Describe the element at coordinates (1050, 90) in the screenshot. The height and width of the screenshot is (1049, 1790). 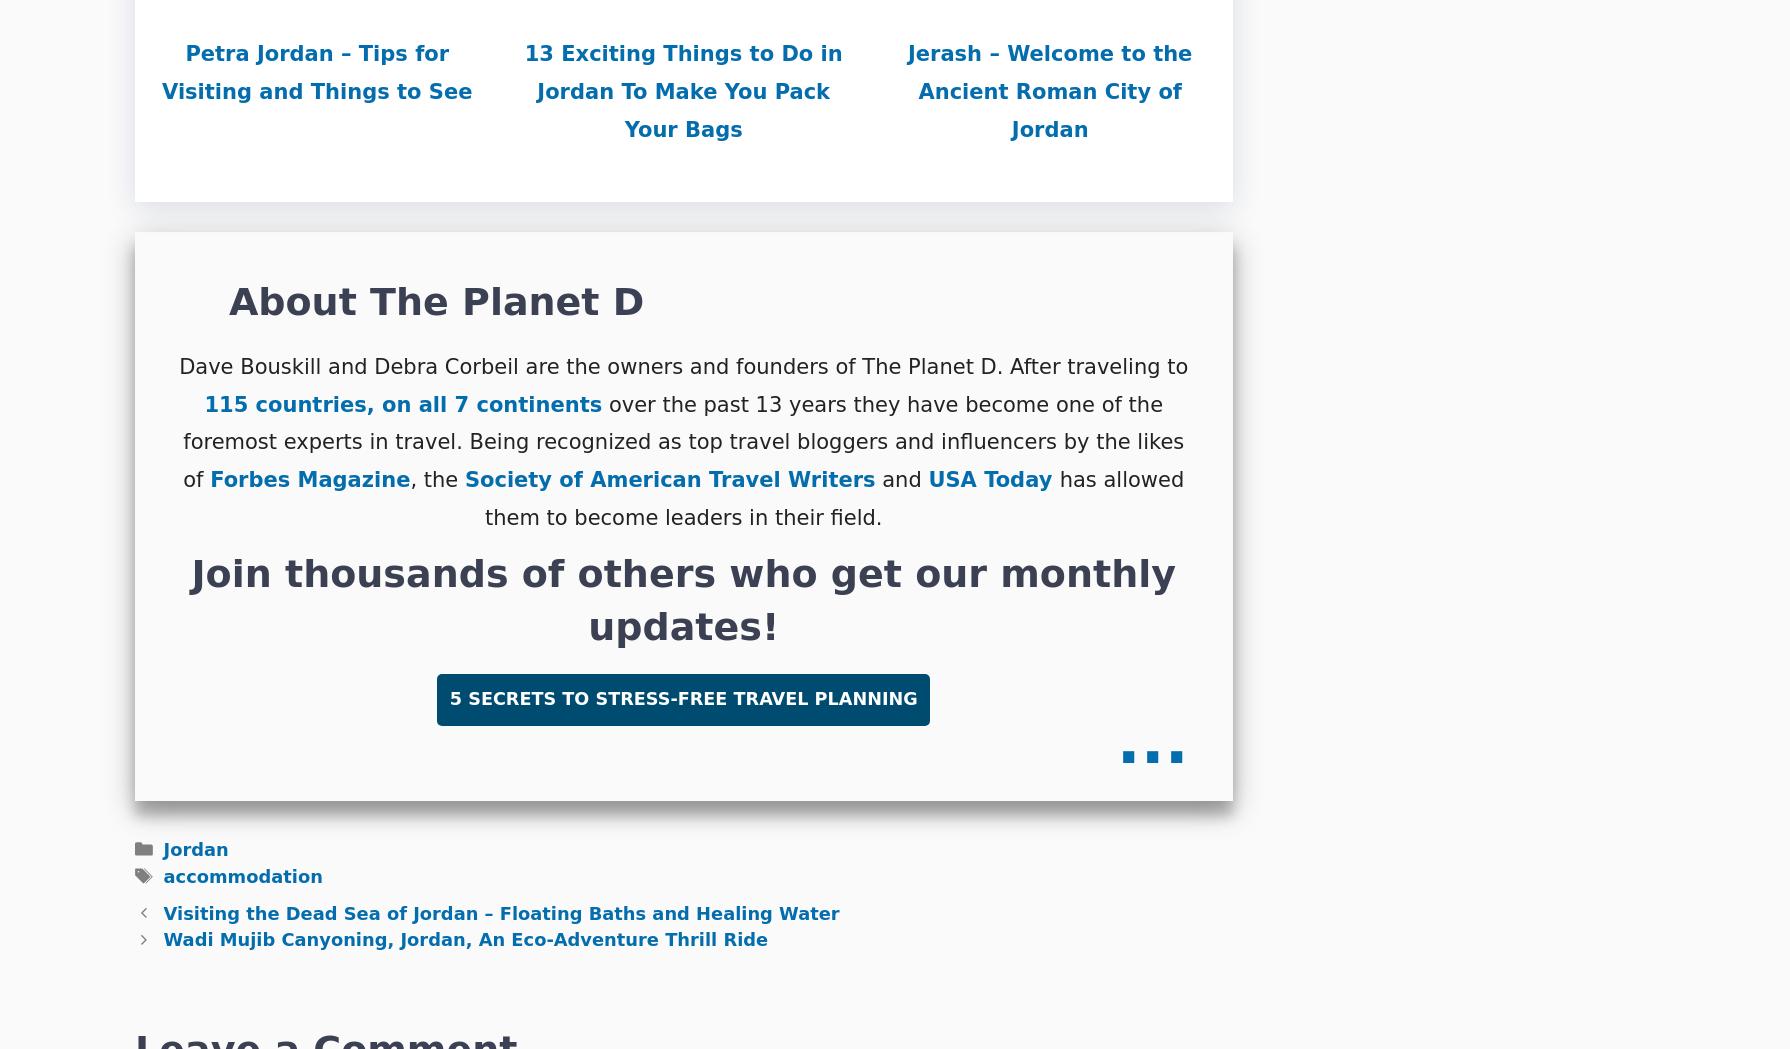
I see `'Jerash – Welcome to the Ancient Roman City of Jordan'` at that location.